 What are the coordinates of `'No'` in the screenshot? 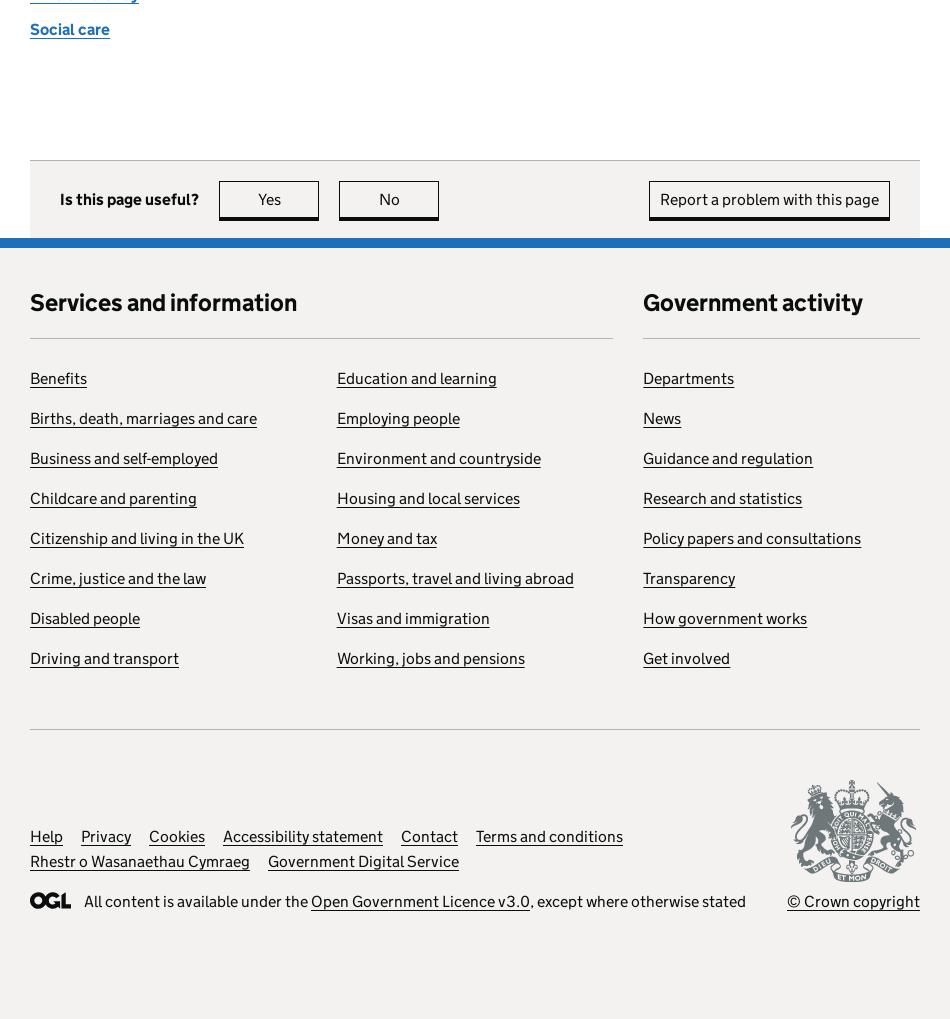 It's located at (387, 198).